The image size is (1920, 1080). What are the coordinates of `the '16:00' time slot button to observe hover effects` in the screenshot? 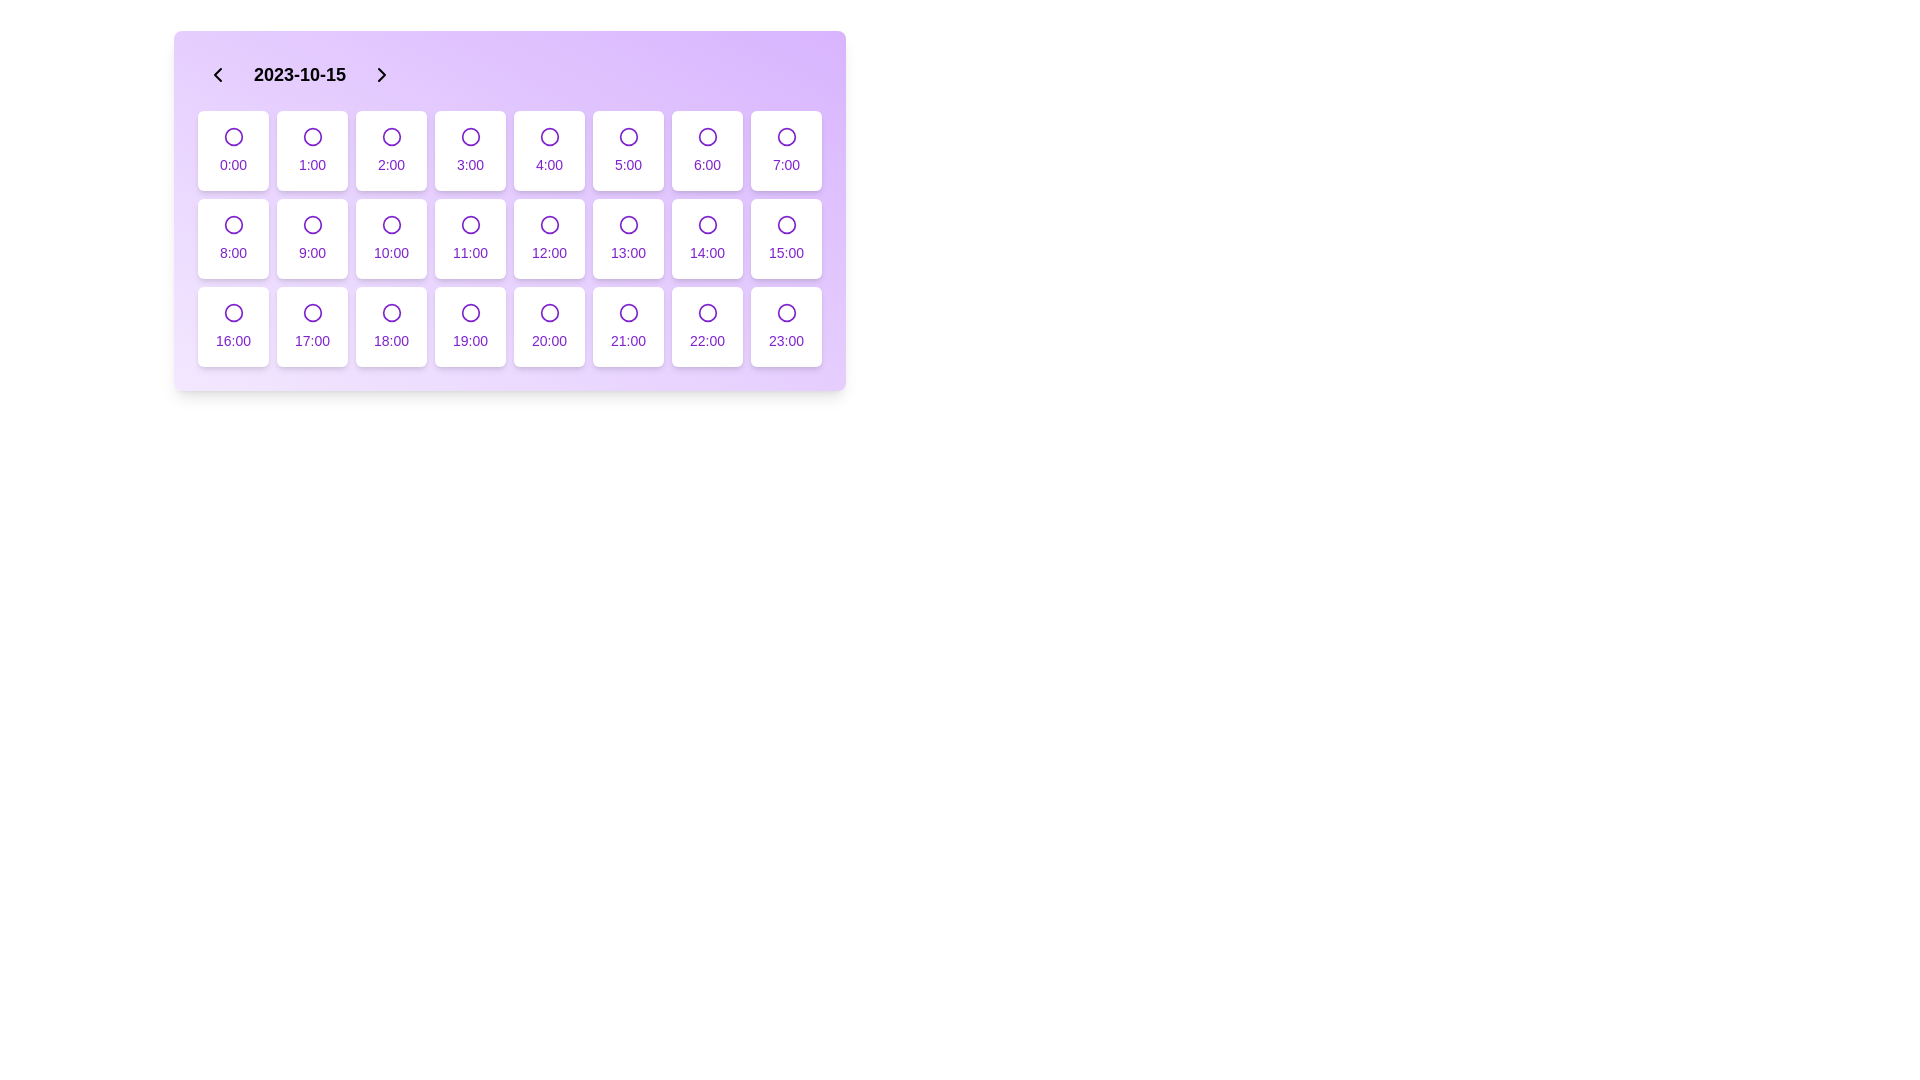 It's located at (233, 326).